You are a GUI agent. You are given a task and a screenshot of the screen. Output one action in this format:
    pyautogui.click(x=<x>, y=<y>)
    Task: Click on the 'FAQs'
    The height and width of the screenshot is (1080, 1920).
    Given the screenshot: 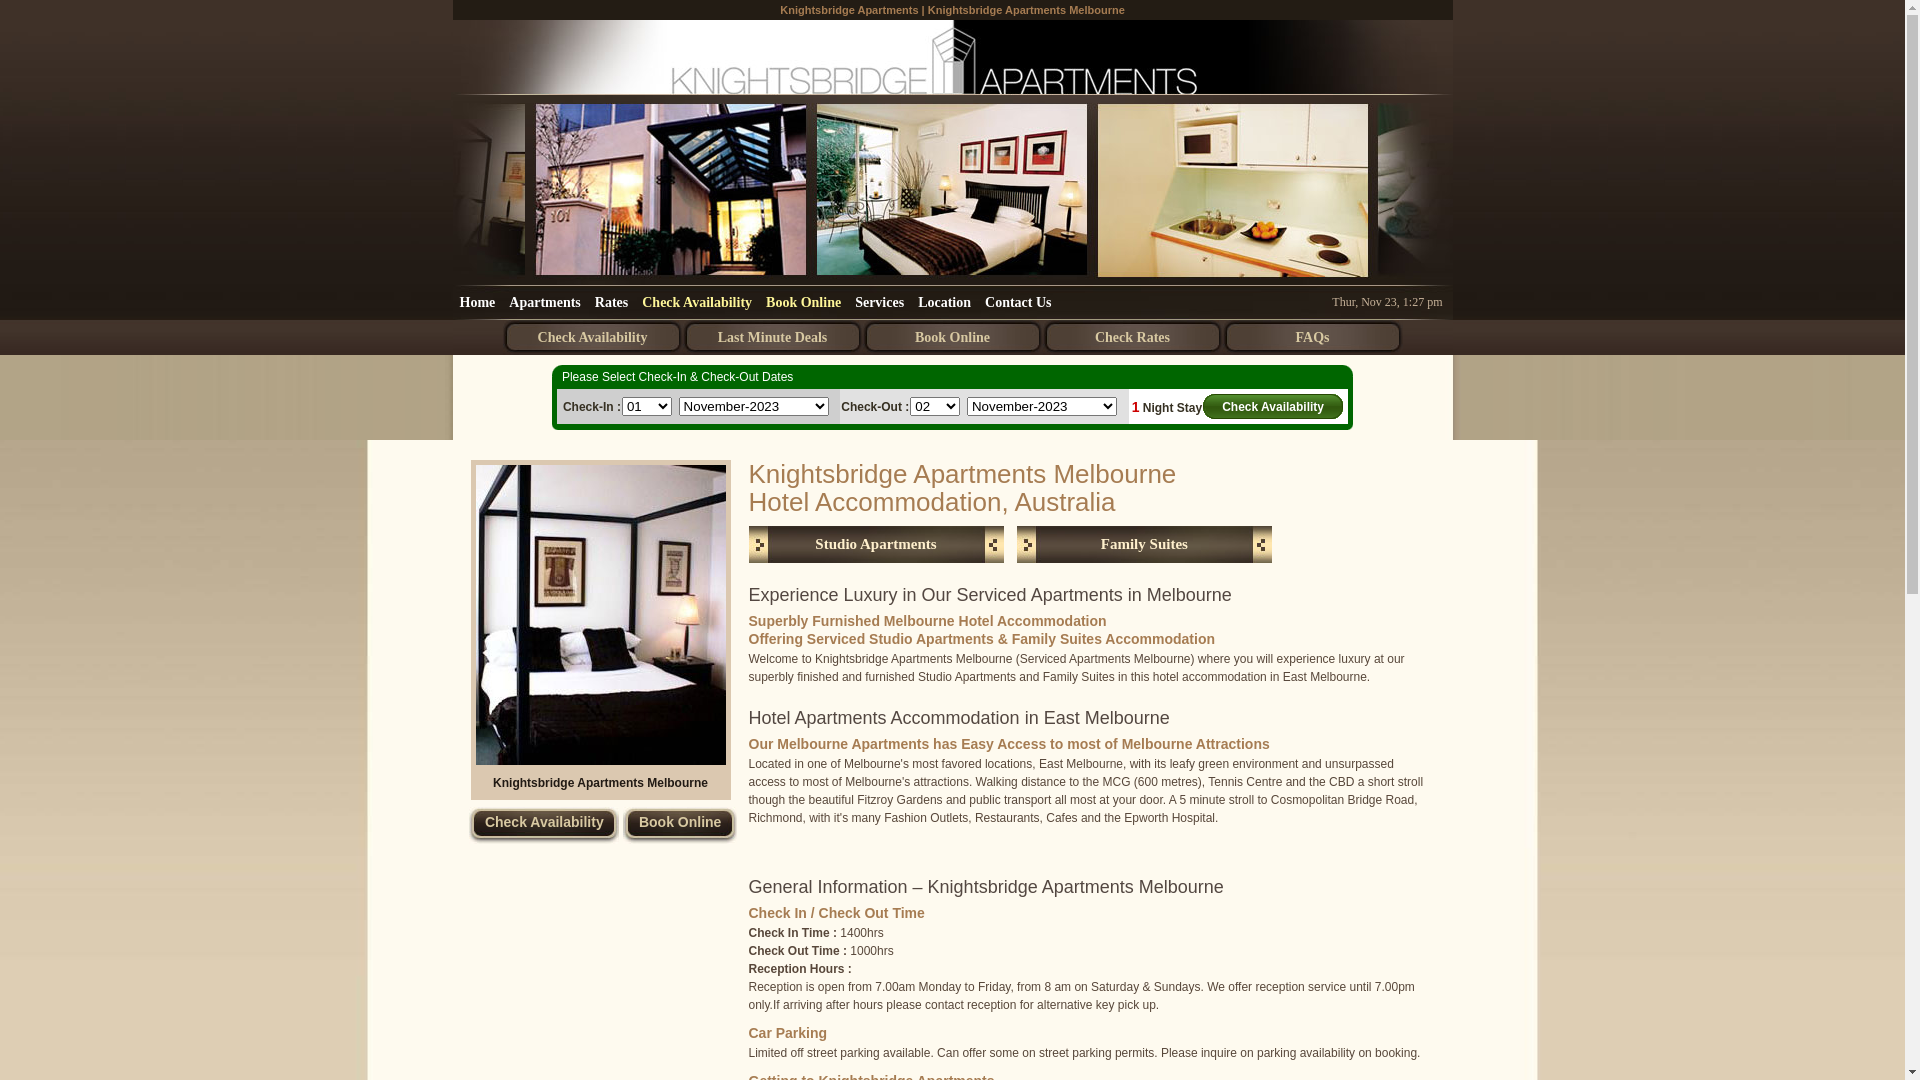 What is the action you would take?
    pyautogui.click(x=1311, y=336)
    